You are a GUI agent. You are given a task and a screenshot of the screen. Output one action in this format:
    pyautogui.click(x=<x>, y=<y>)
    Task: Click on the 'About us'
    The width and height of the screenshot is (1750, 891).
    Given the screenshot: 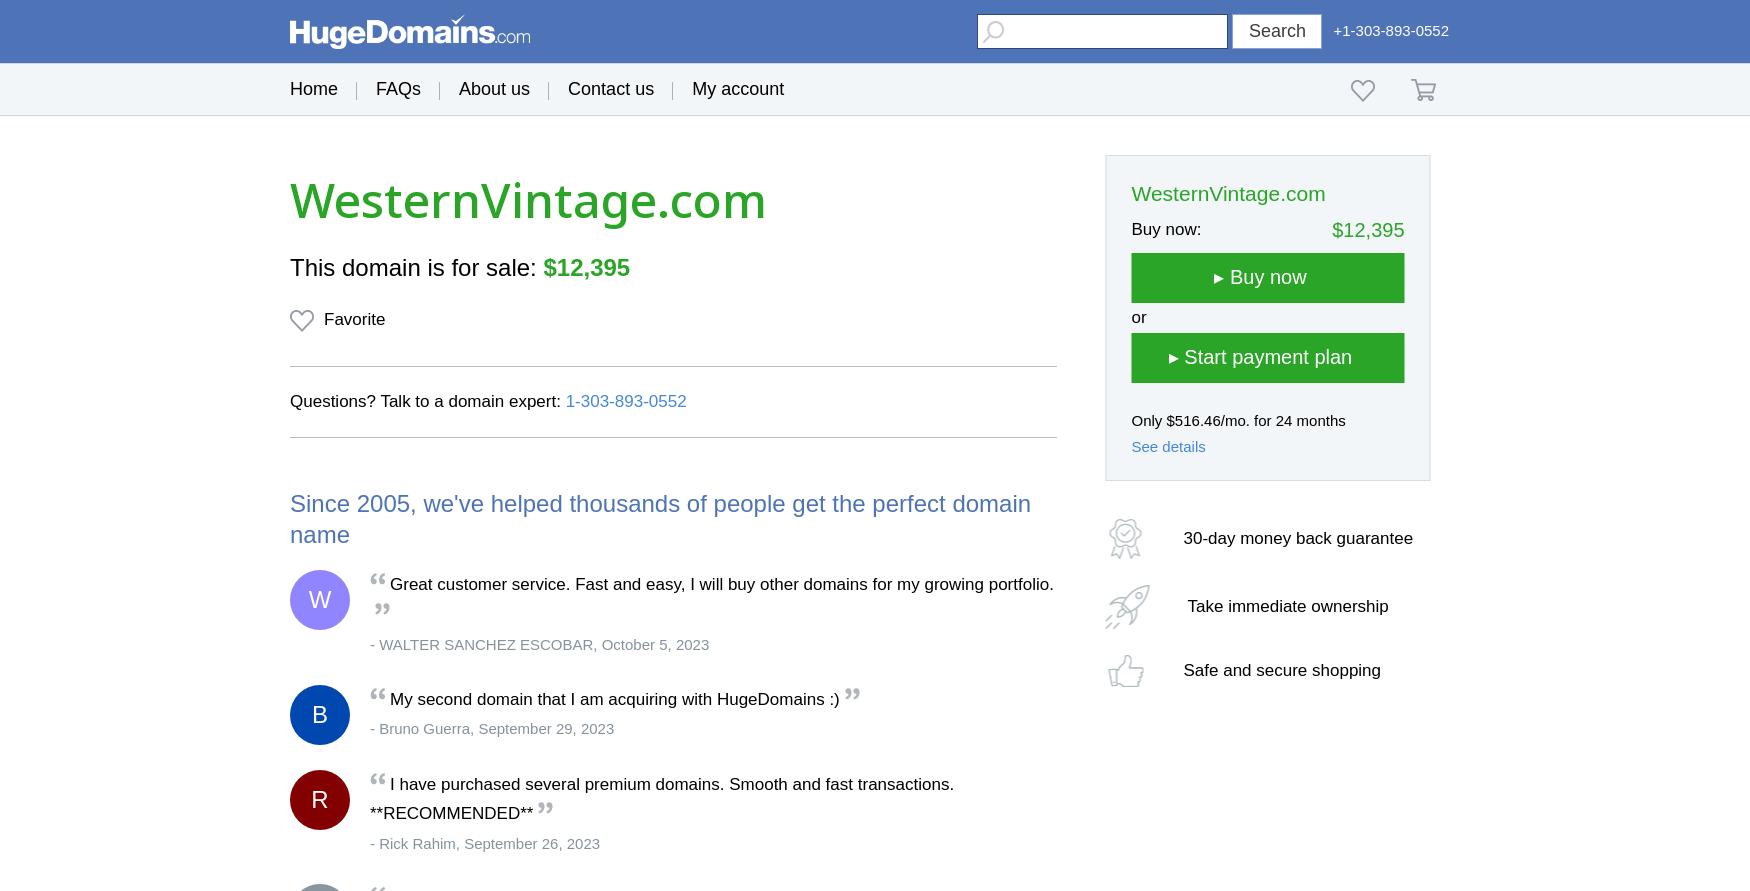 What is the action you would take?
    pyautogui.click(x=494, y=89)
    